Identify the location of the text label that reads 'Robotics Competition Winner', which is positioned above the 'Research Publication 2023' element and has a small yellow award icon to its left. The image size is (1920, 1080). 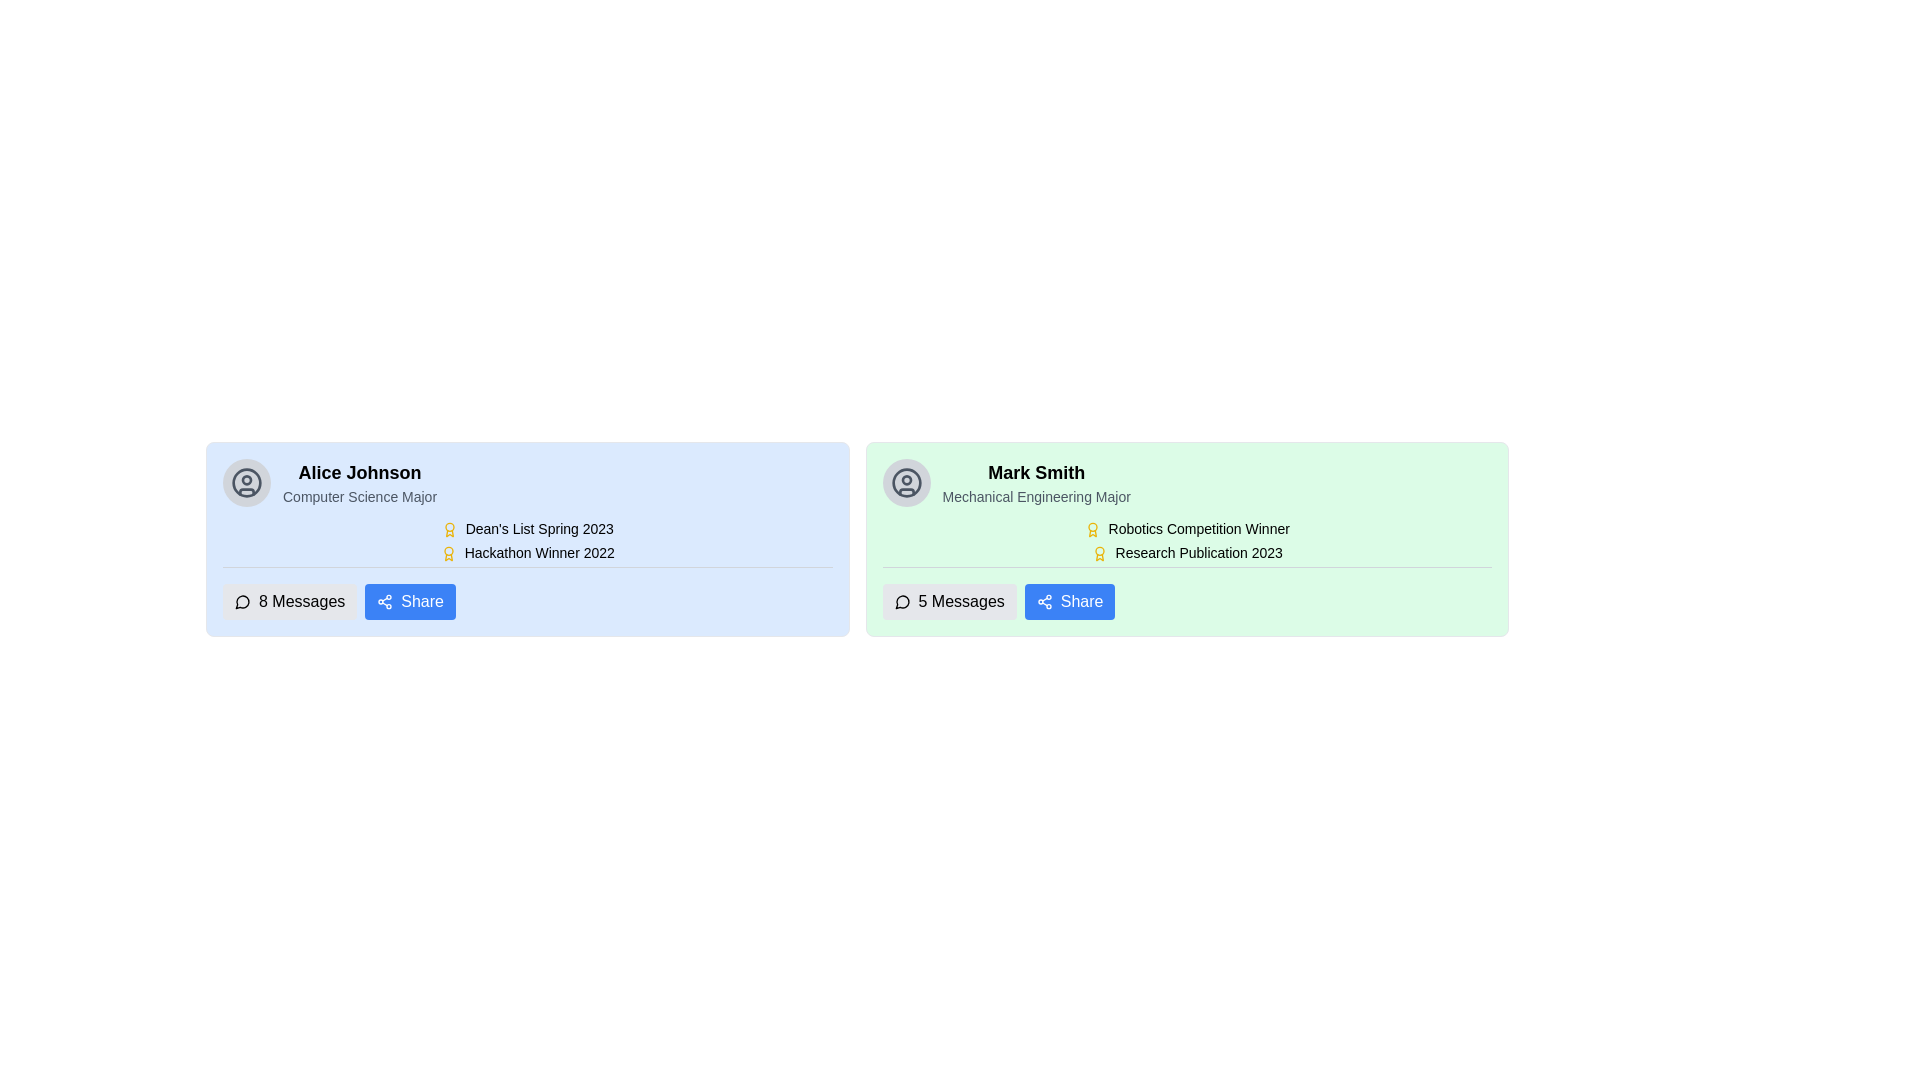
(1187, 527).